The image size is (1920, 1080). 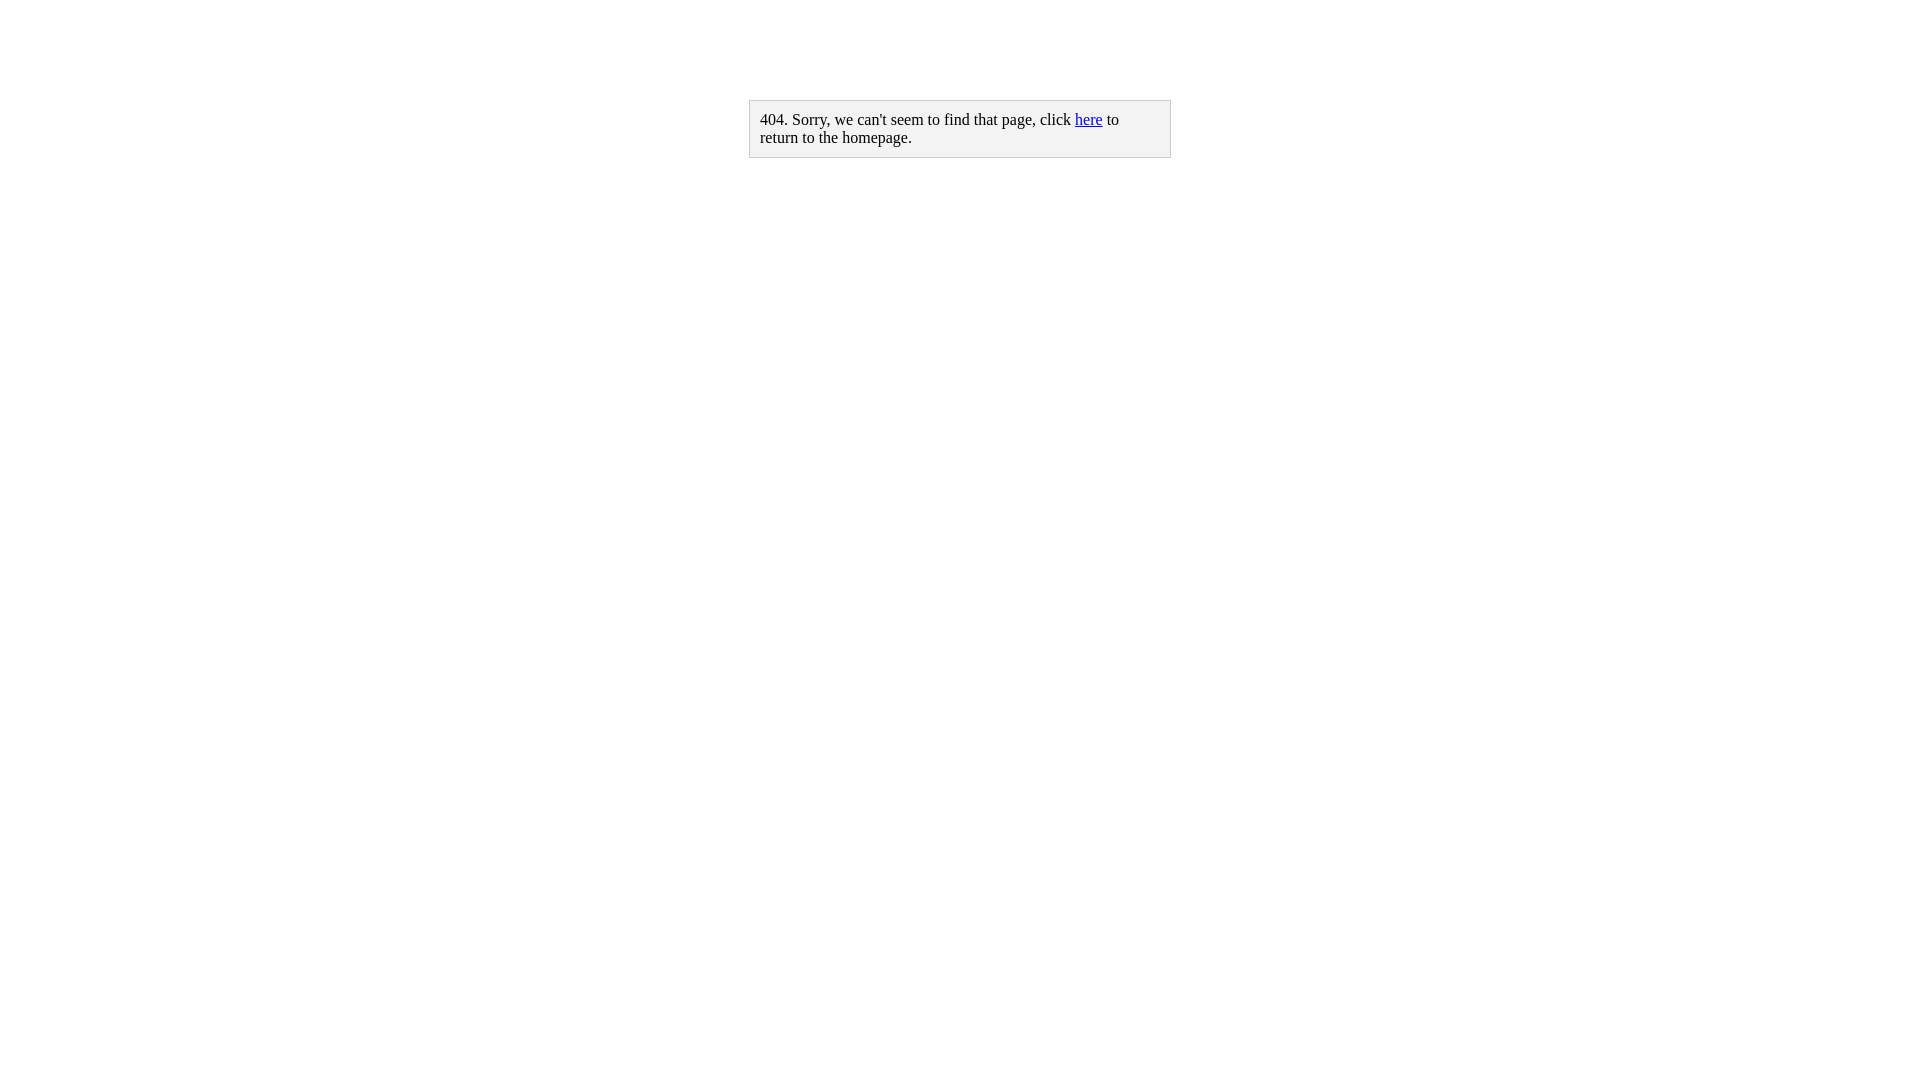 I want to click on 'here', so click(x=1074, y=119).